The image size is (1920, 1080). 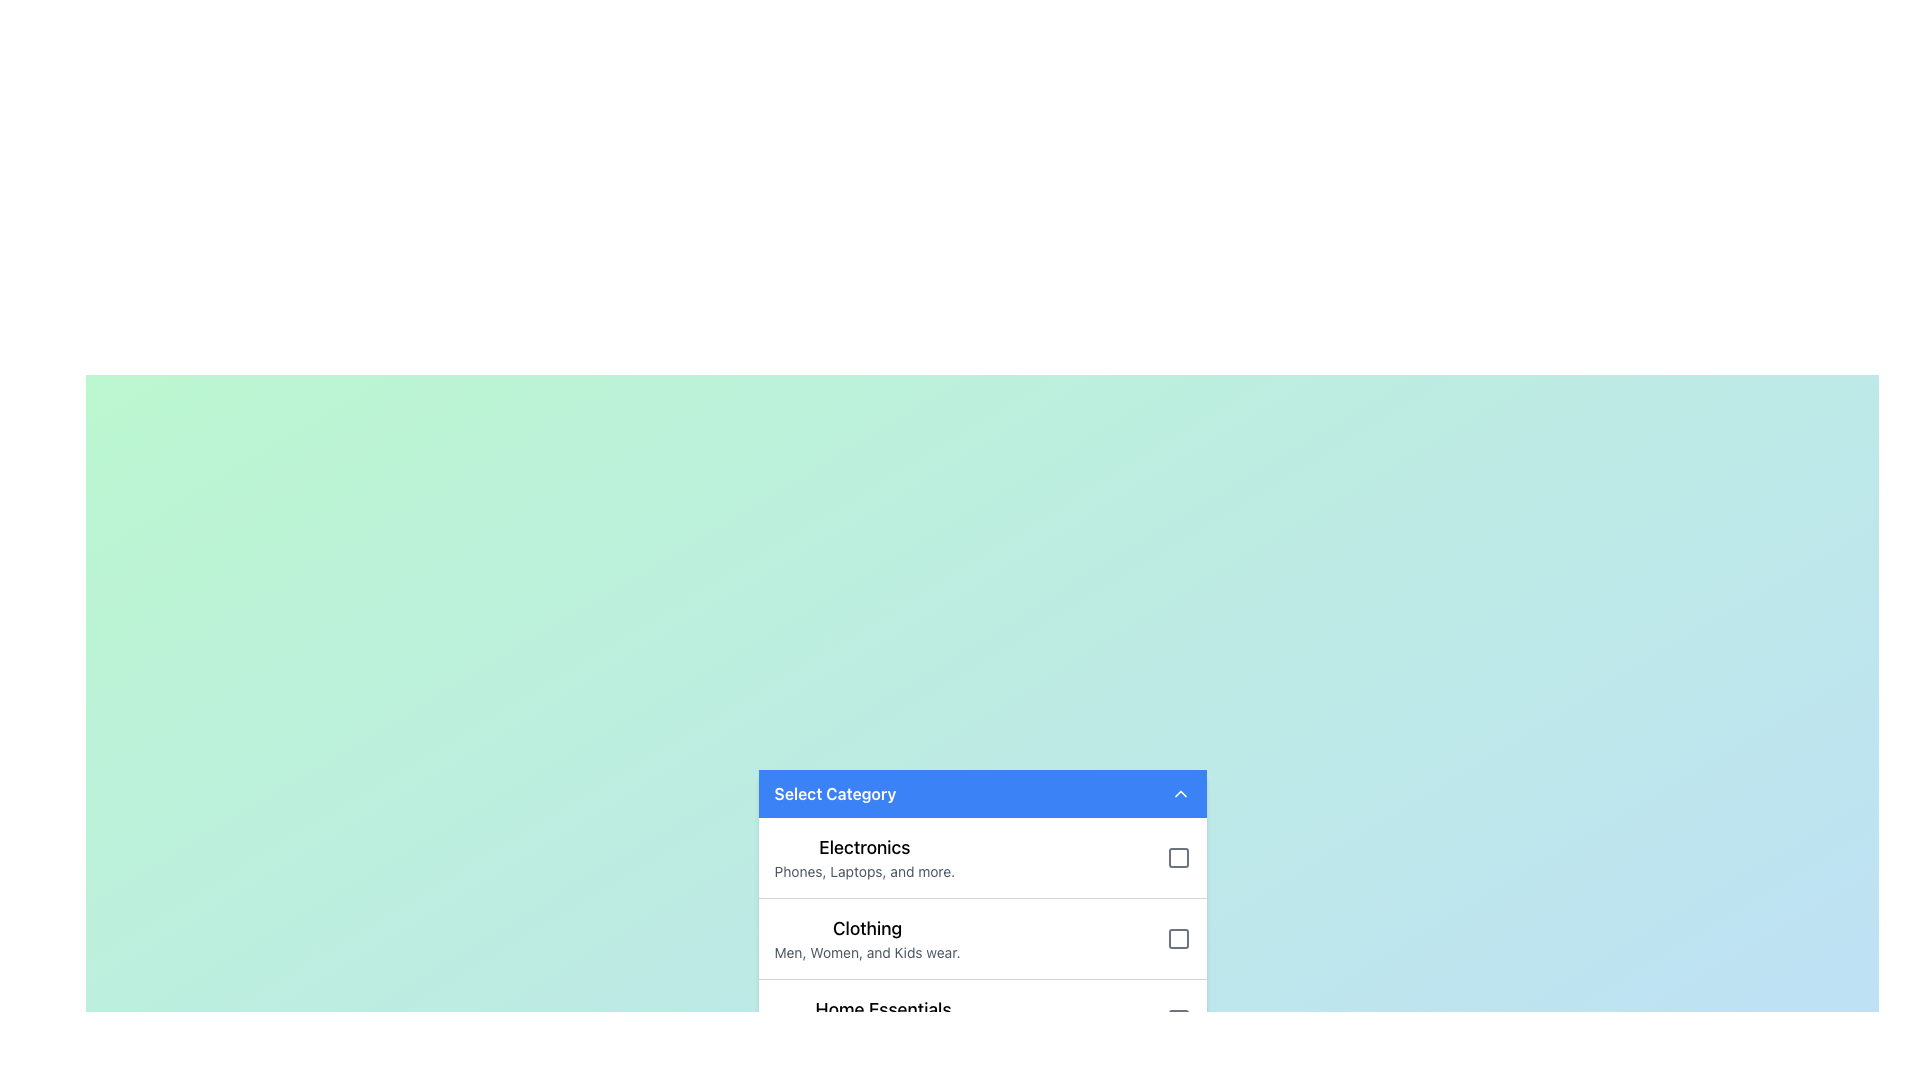 I want to click on text content of the 'Clothing' label, which is a bold, medium-sized black text on a white background, positioned above the categories 'Men, Women, and Kids wear.', so click(x=867, y=929).